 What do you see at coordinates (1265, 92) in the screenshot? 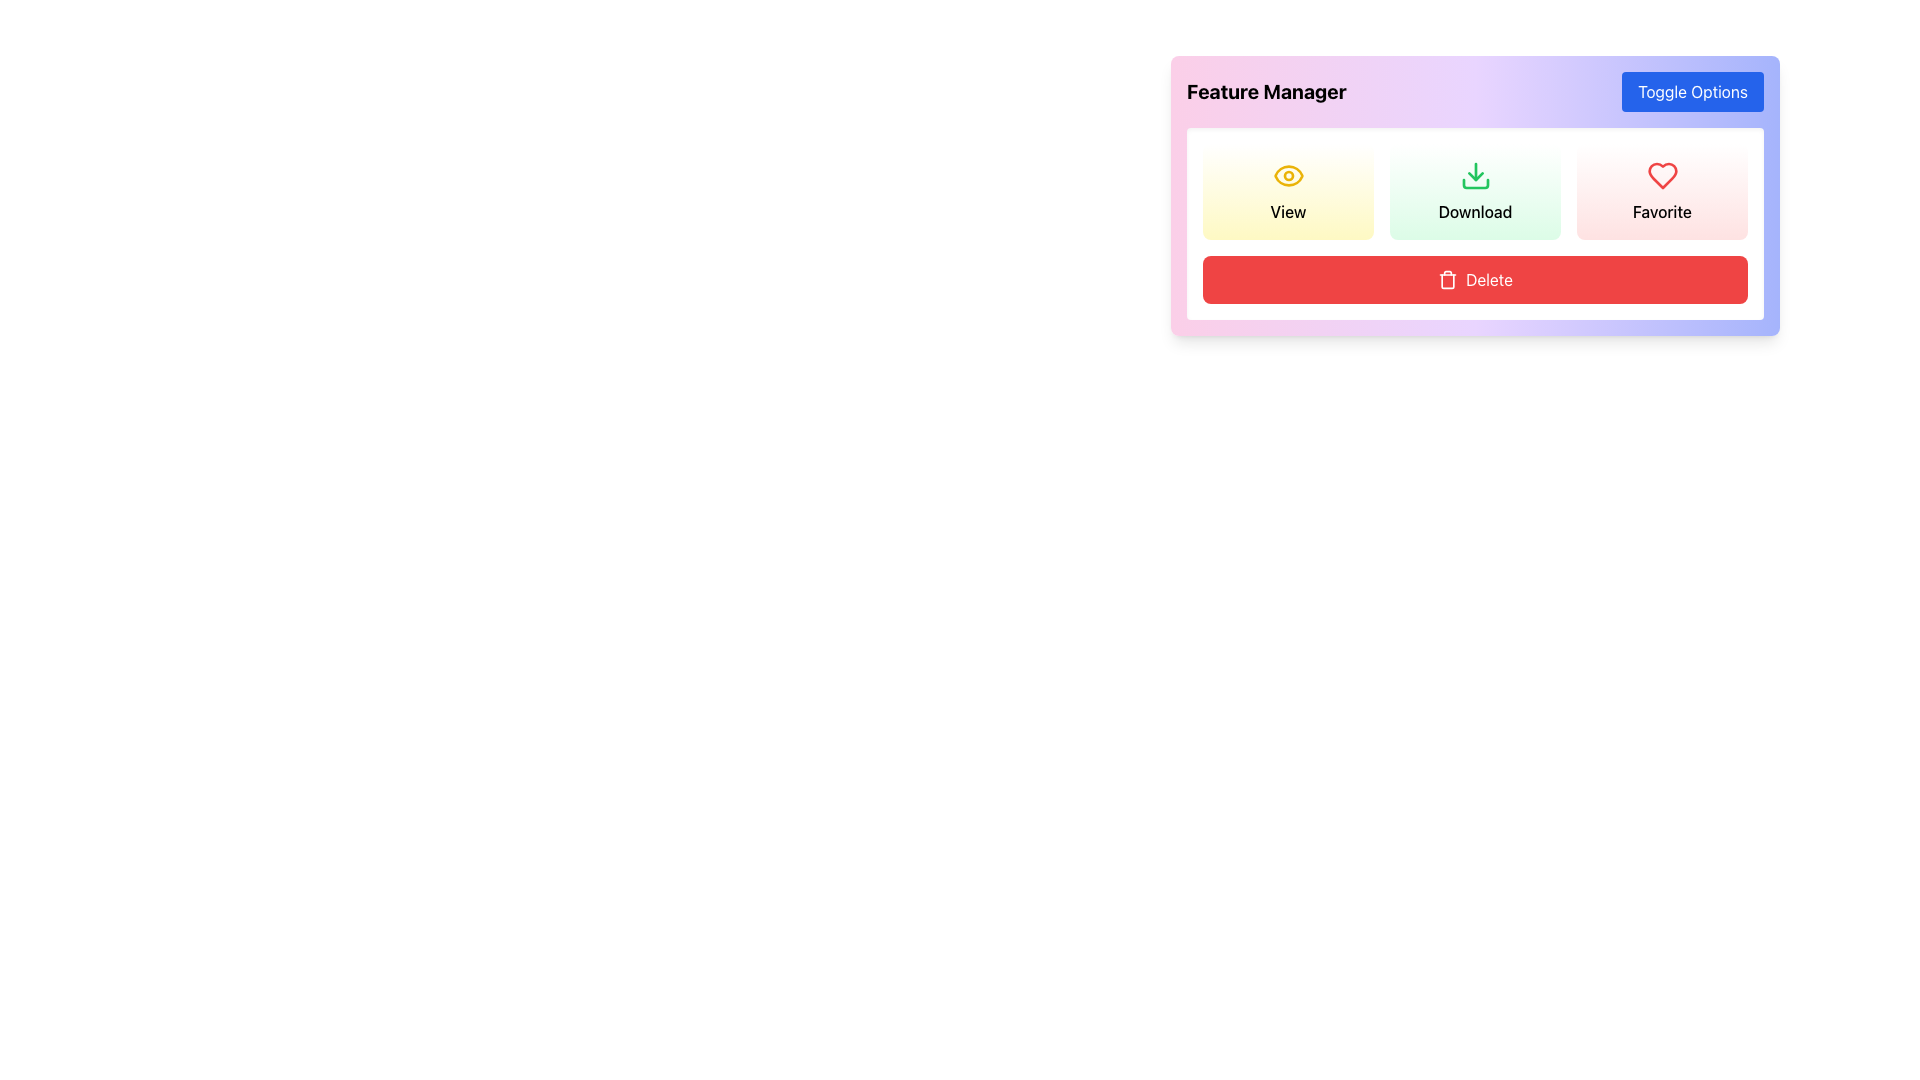
I see `the 'Feature Manager' text label` at bounding box center [1265, 92].